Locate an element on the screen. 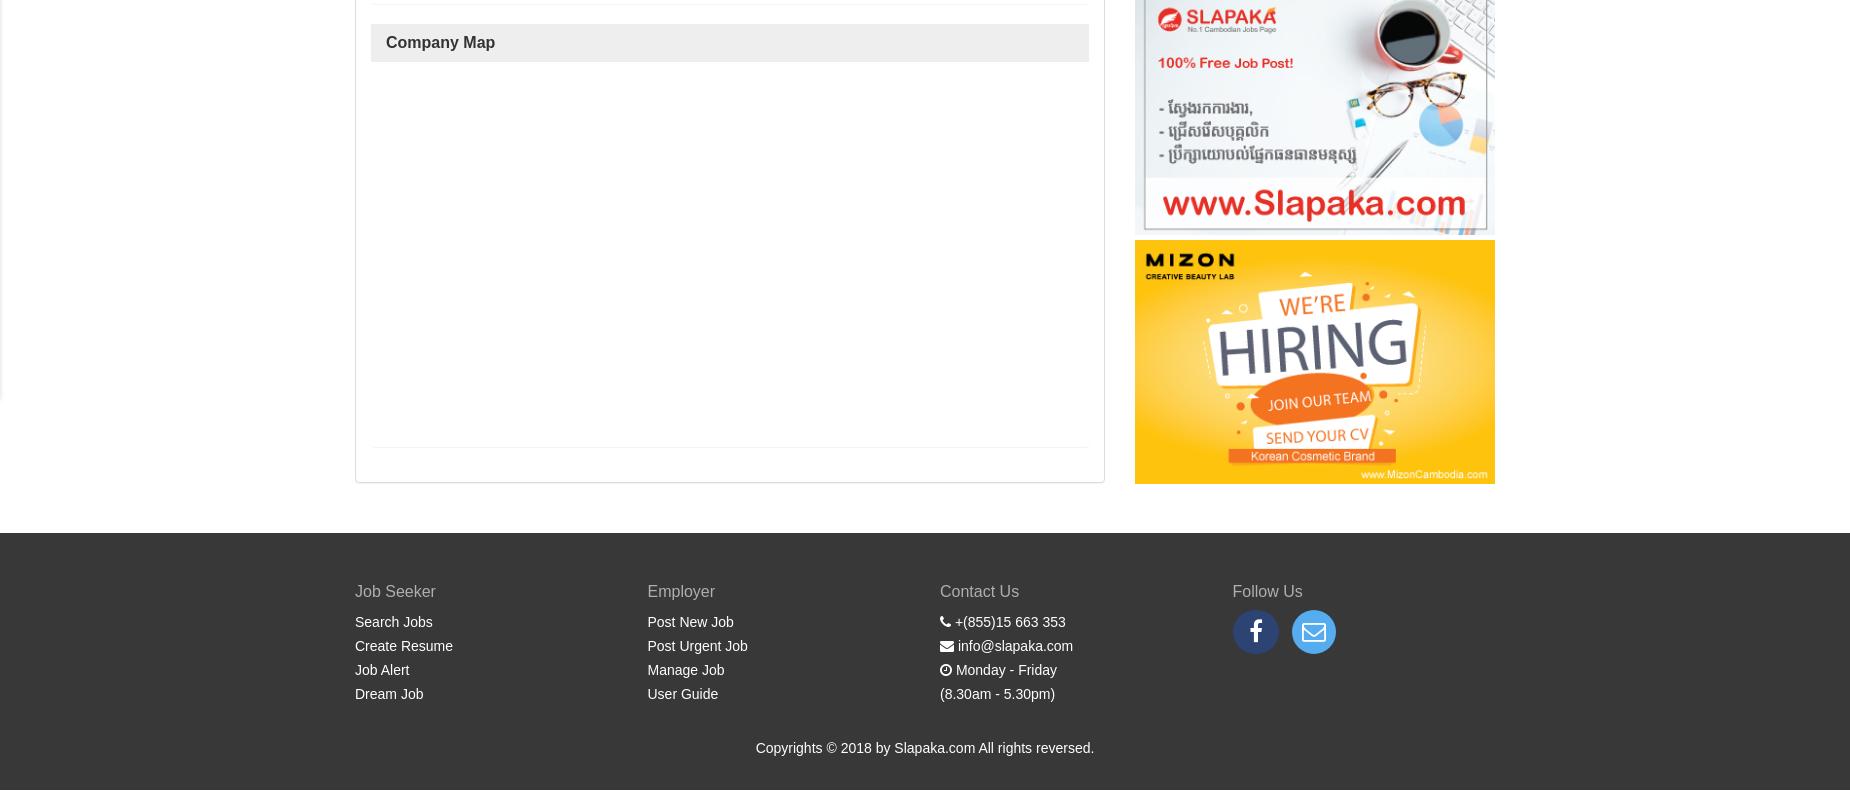 The width and height of the screenshot is (1850, 800). 'Monday - Friday' is located at coordinates (1003, 670).